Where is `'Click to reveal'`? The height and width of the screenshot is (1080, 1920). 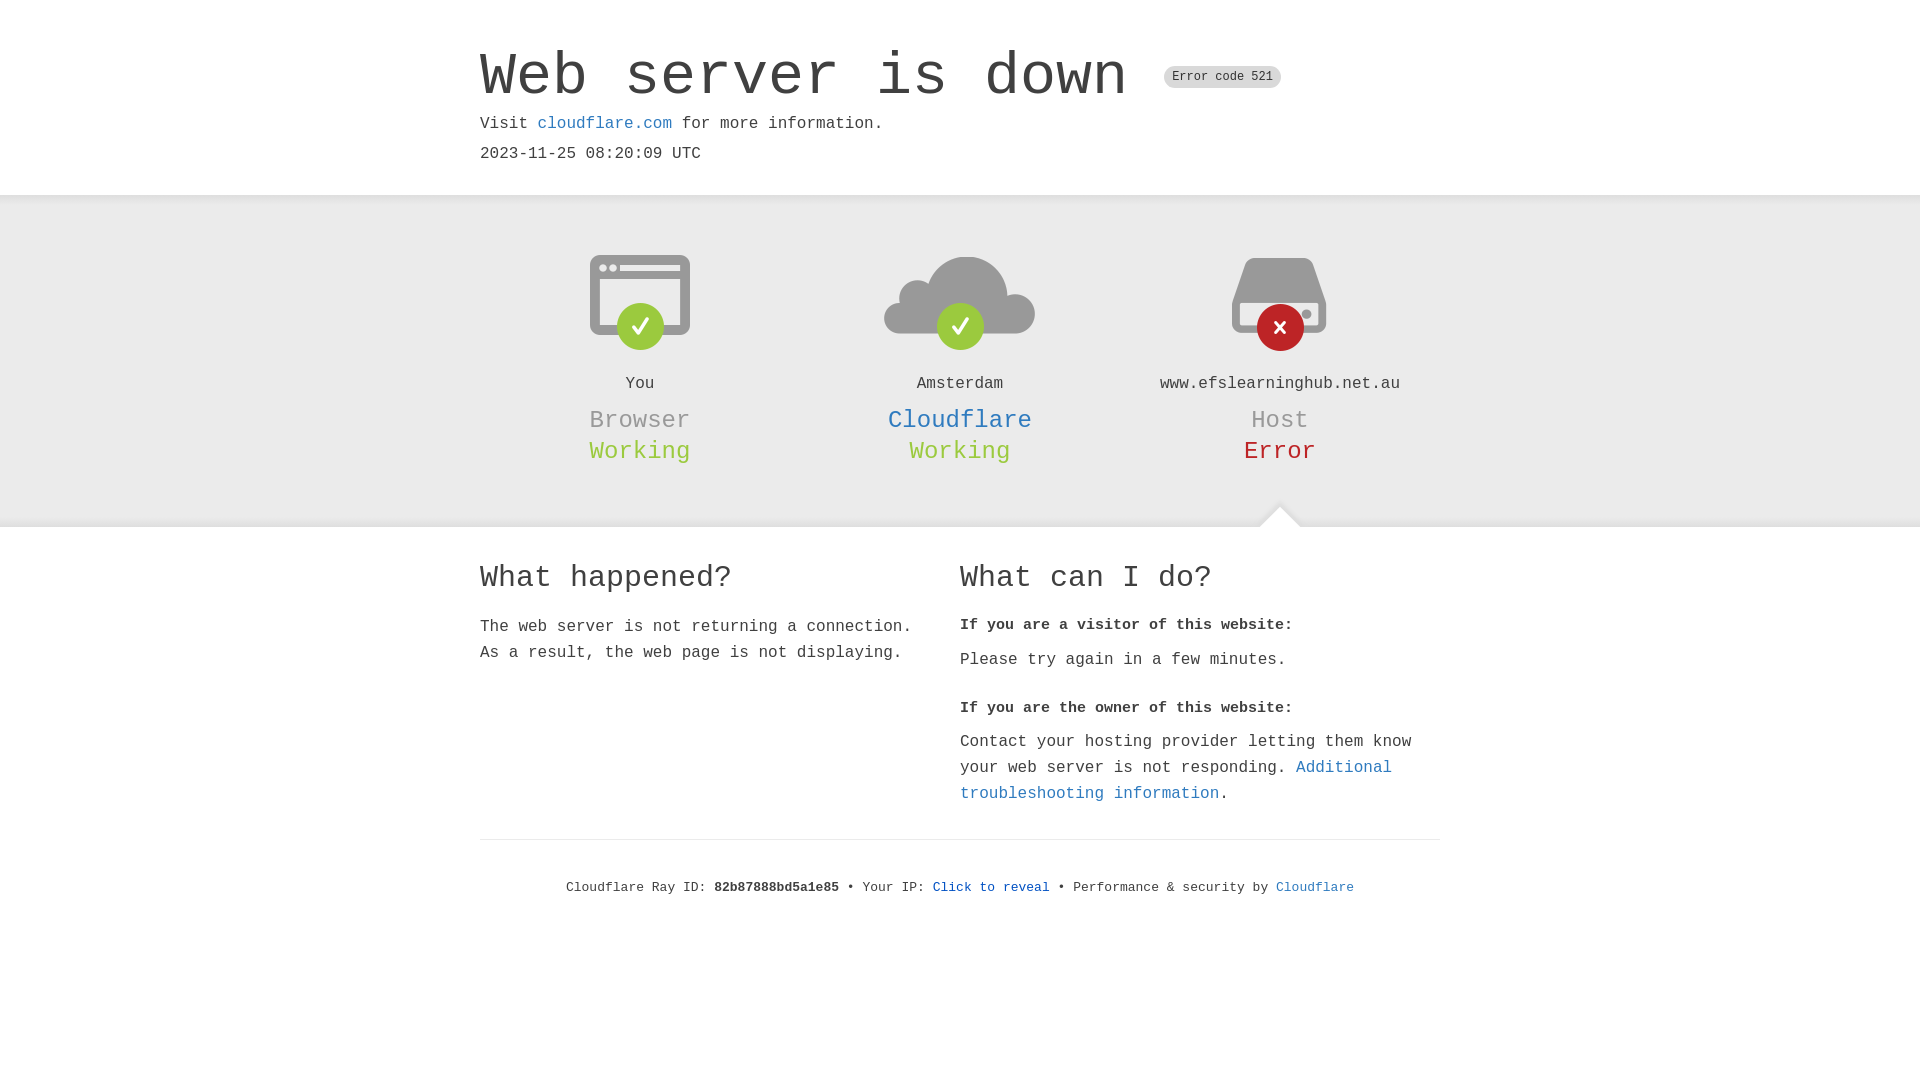
'Click to reveal' is located at coordinates (991, 886).